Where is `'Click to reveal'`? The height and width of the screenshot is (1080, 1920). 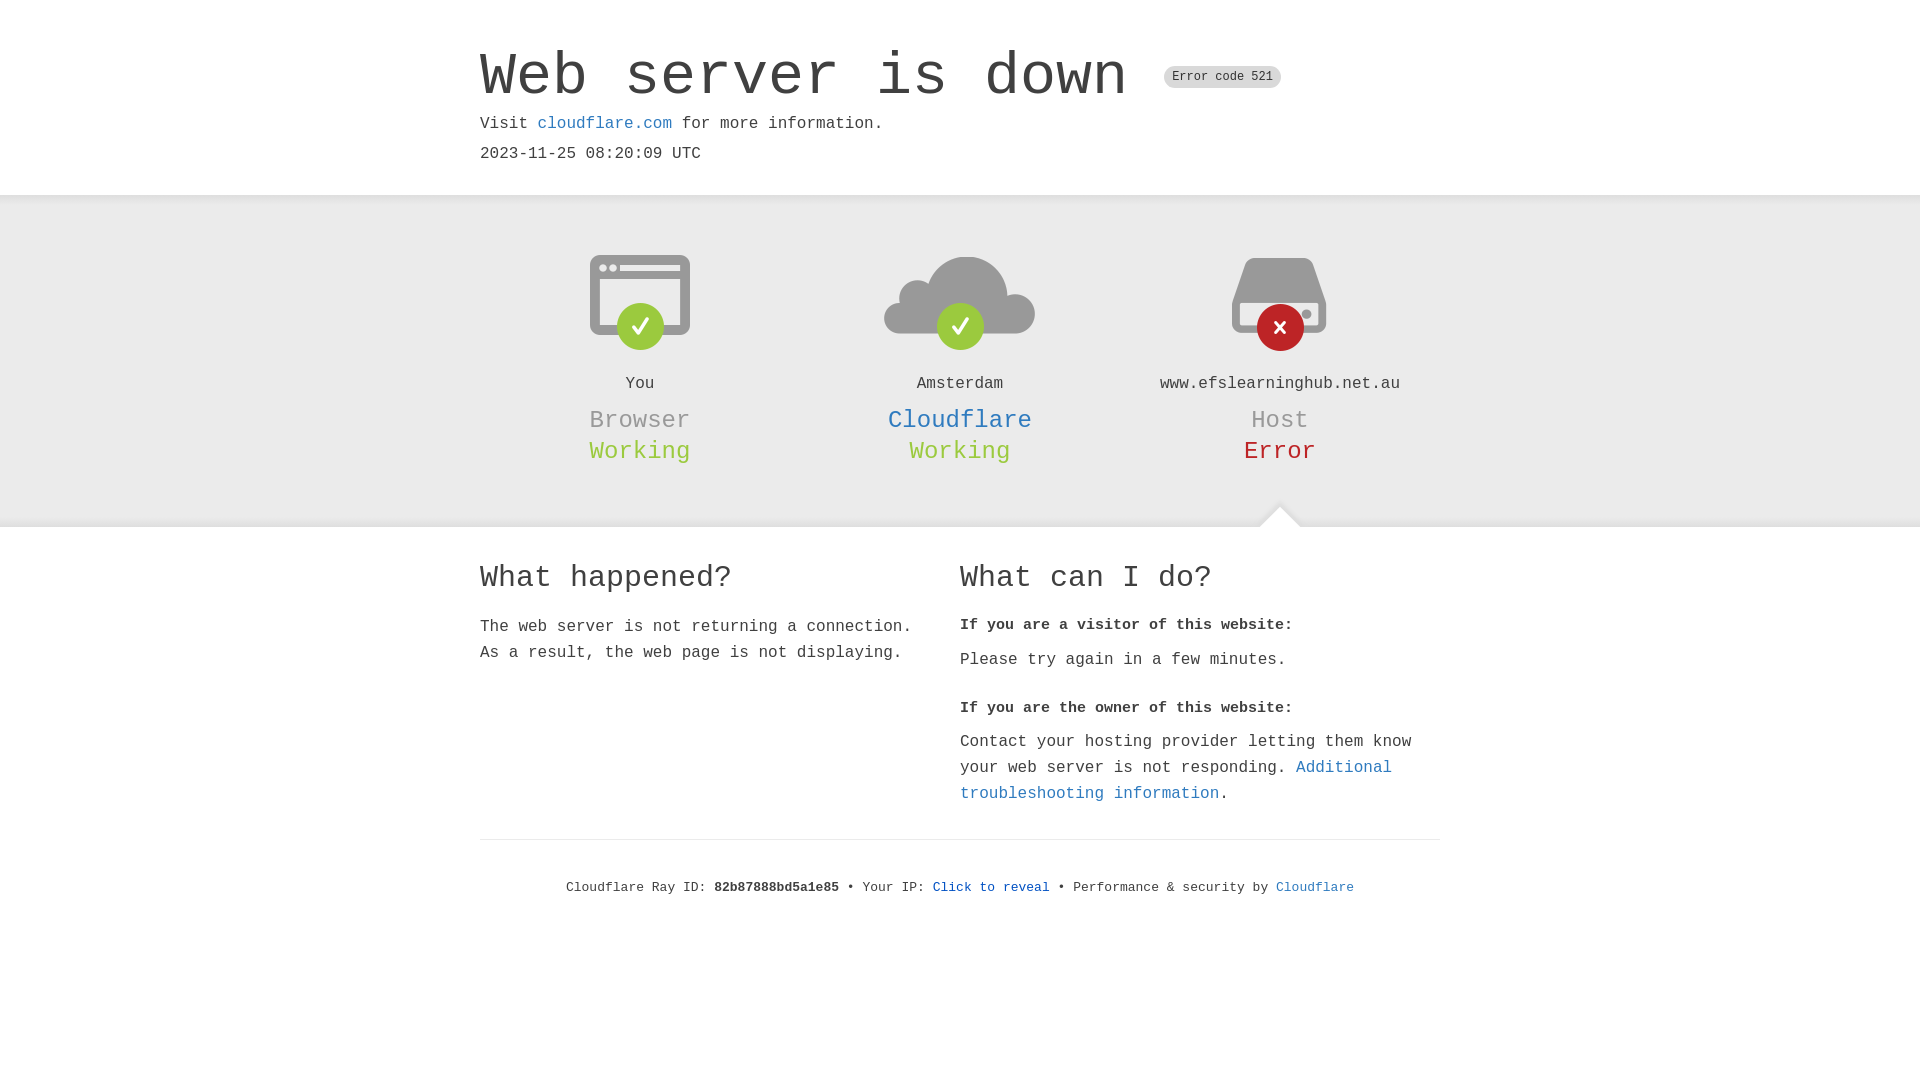
'Click to reveal' is located at coordinates (991, 886).